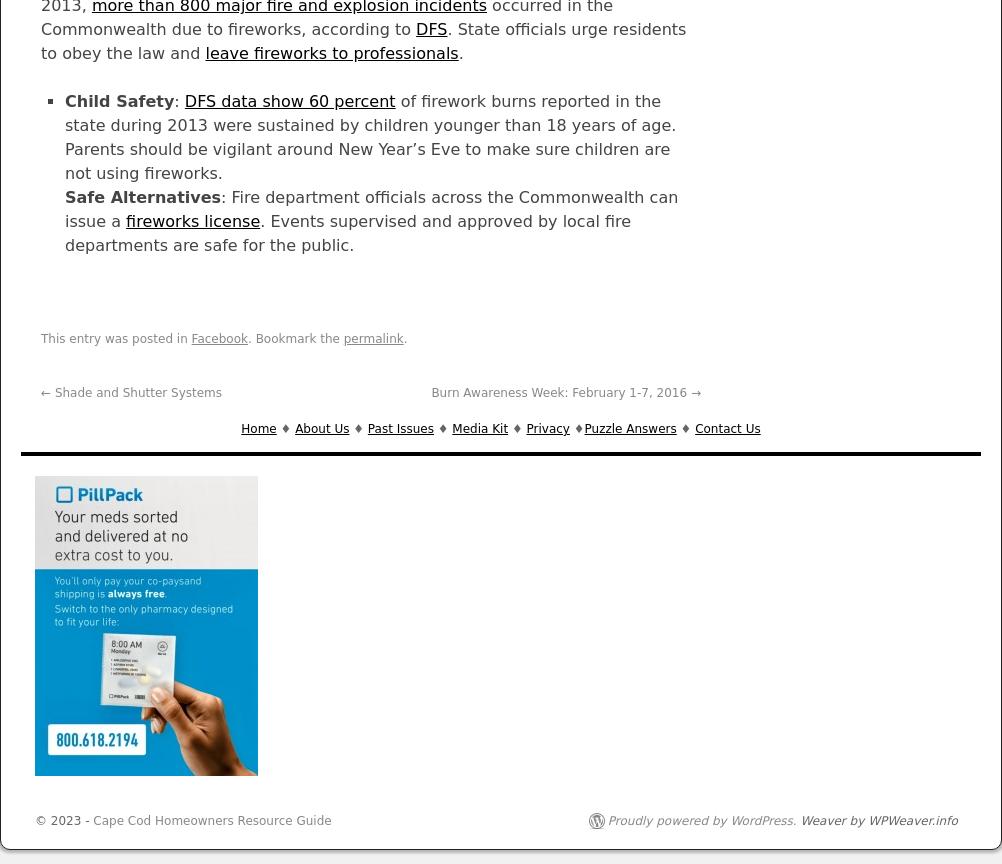 The height and width of the screenshot is (864, 1002). Describe the element at coordinates (135, 392) in the screenshot. I see `'Shade and Shutter Systems'` at that location.